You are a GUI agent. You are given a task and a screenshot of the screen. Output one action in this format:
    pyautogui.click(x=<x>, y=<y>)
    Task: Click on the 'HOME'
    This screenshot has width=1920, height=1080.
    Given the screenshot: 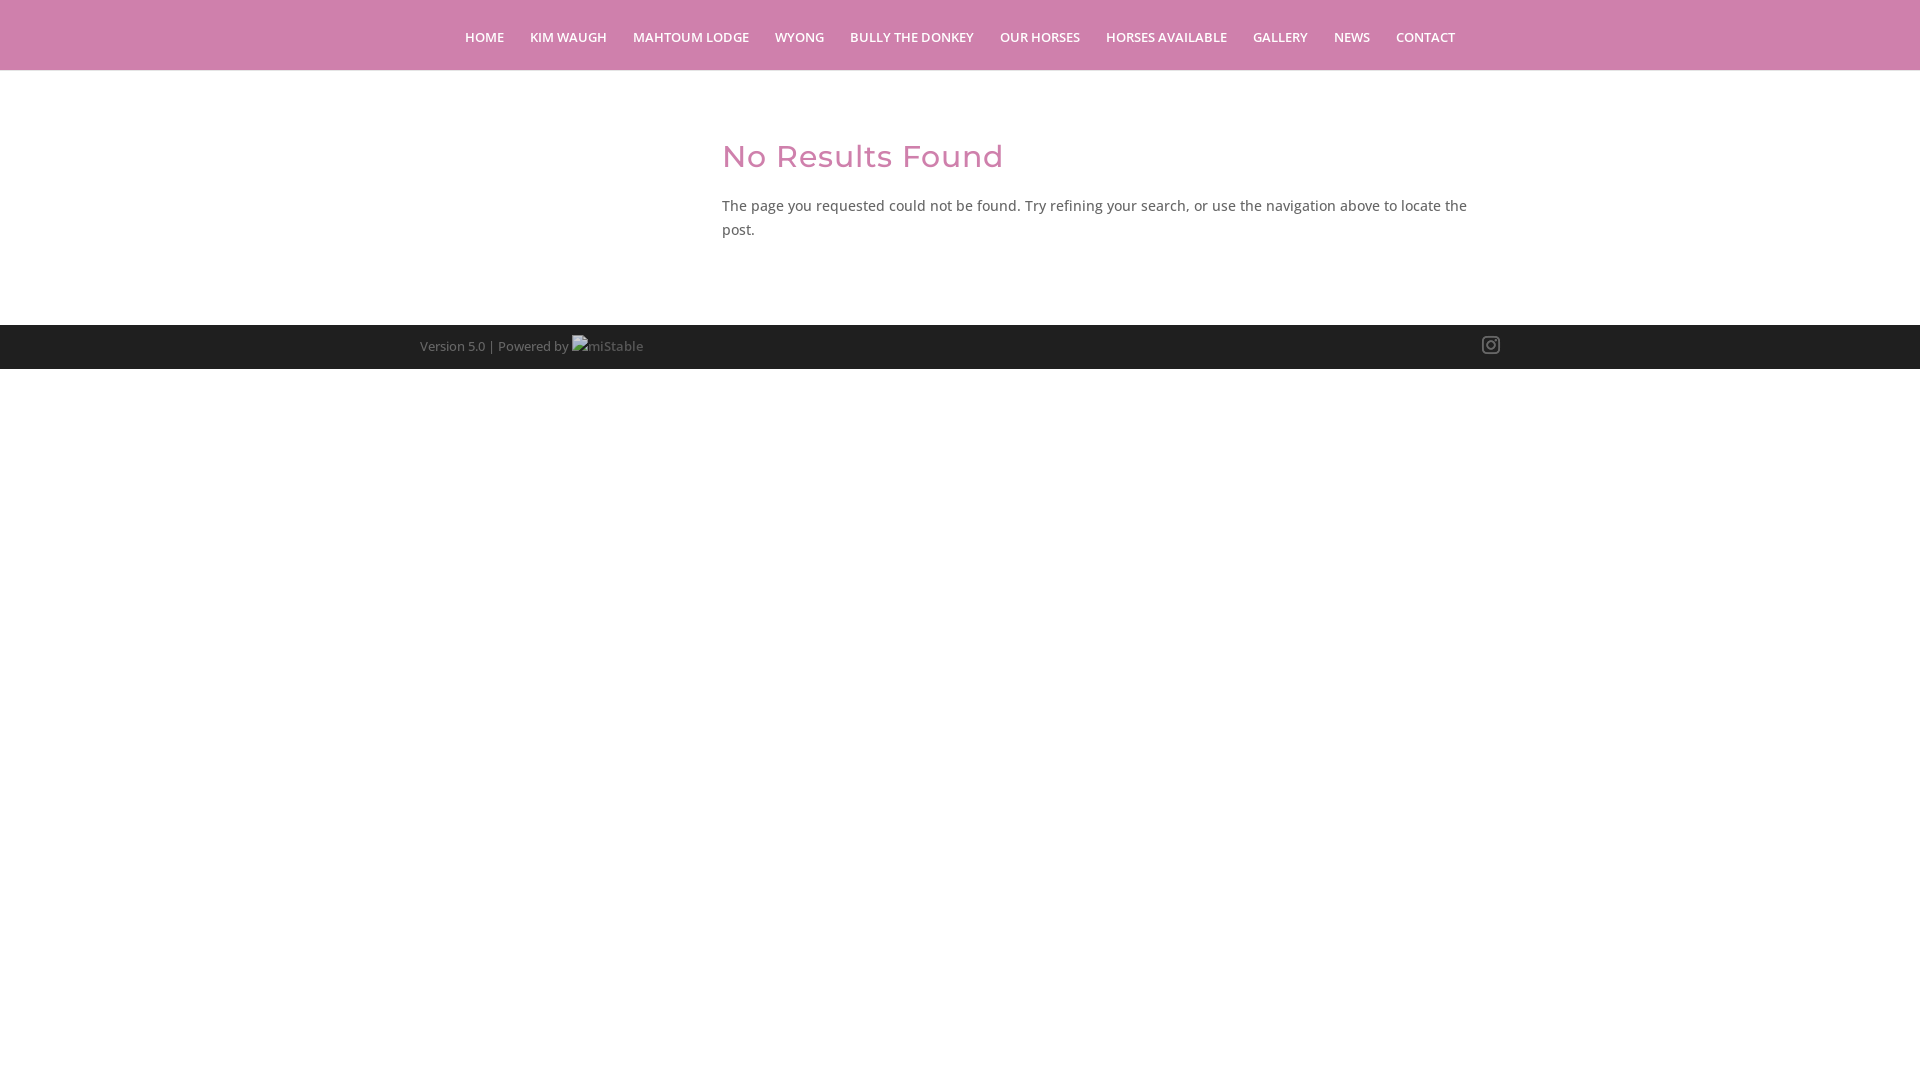 What is the action you would take?
    pyautogui.click(x=484, y=49)
    